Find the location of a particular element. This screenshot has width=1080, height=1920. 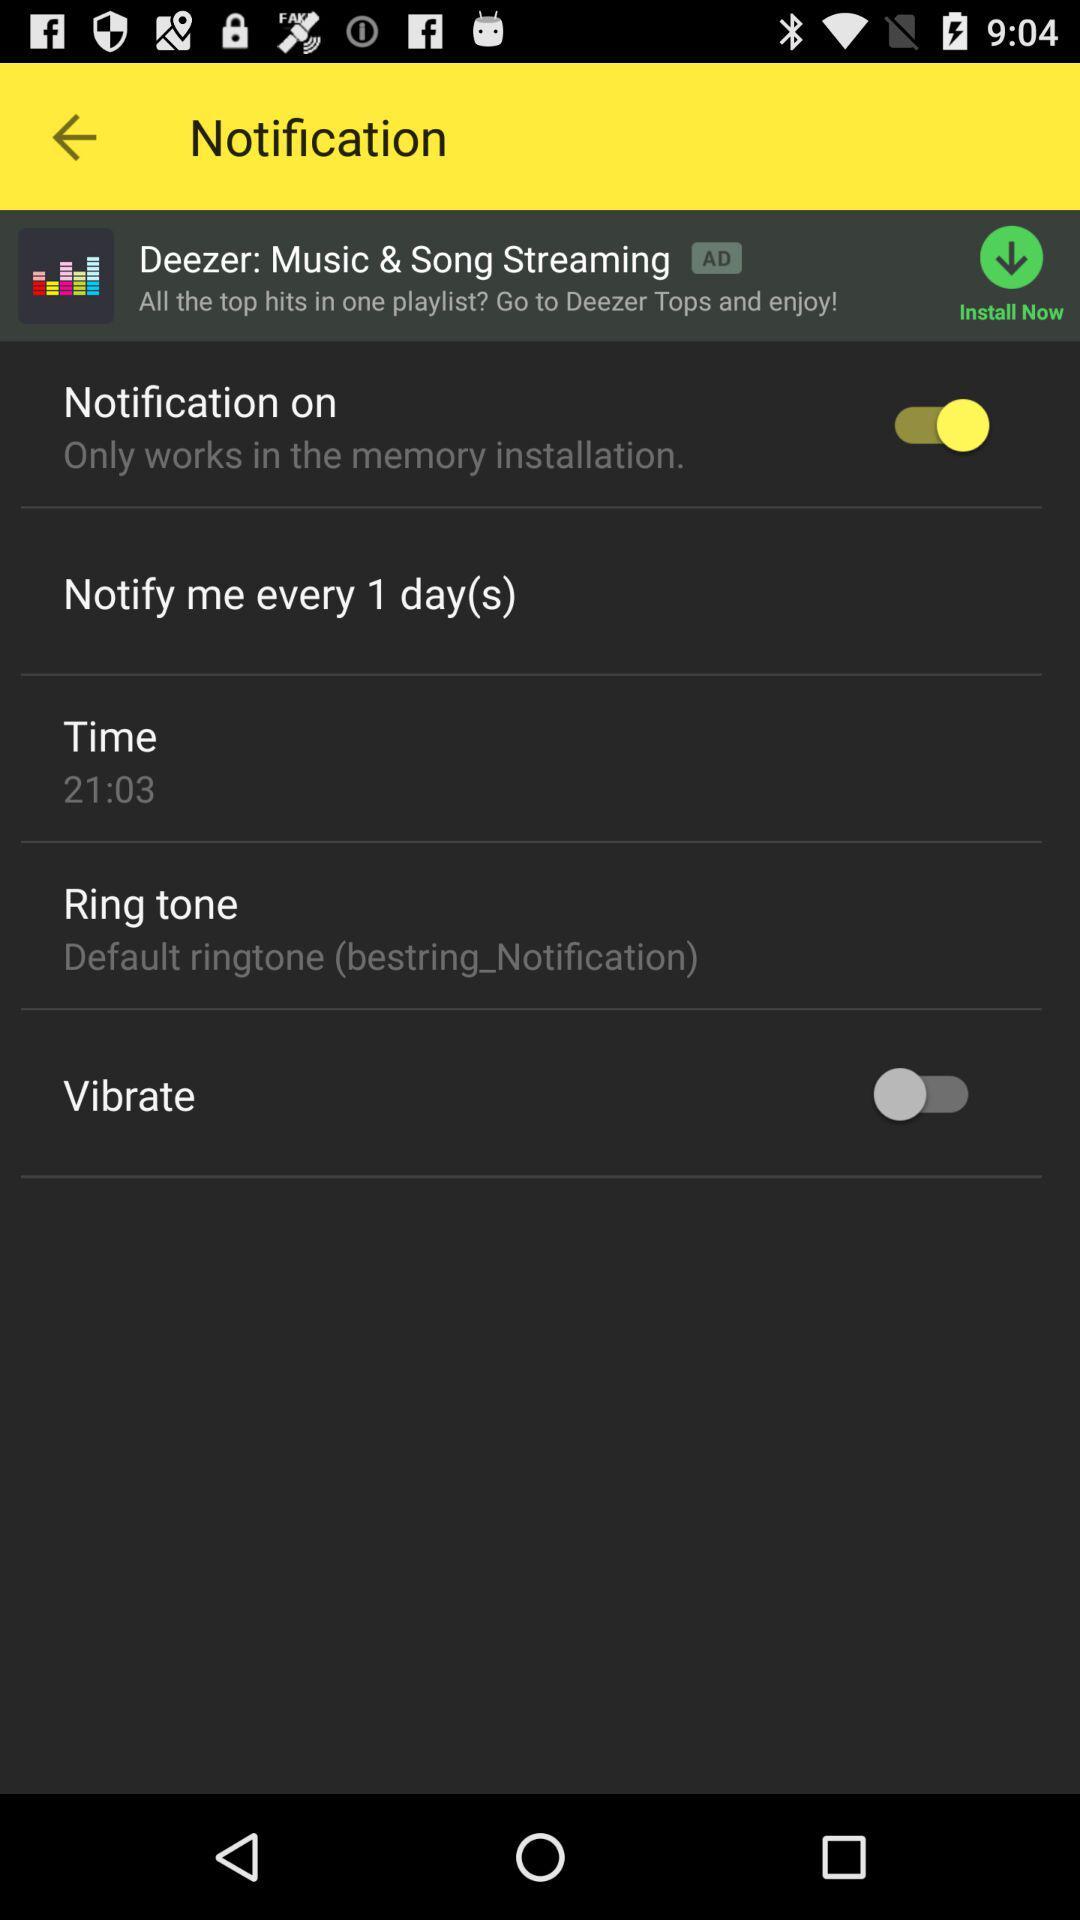

item below the 21:03 icon is located at coordinates (530, 842).